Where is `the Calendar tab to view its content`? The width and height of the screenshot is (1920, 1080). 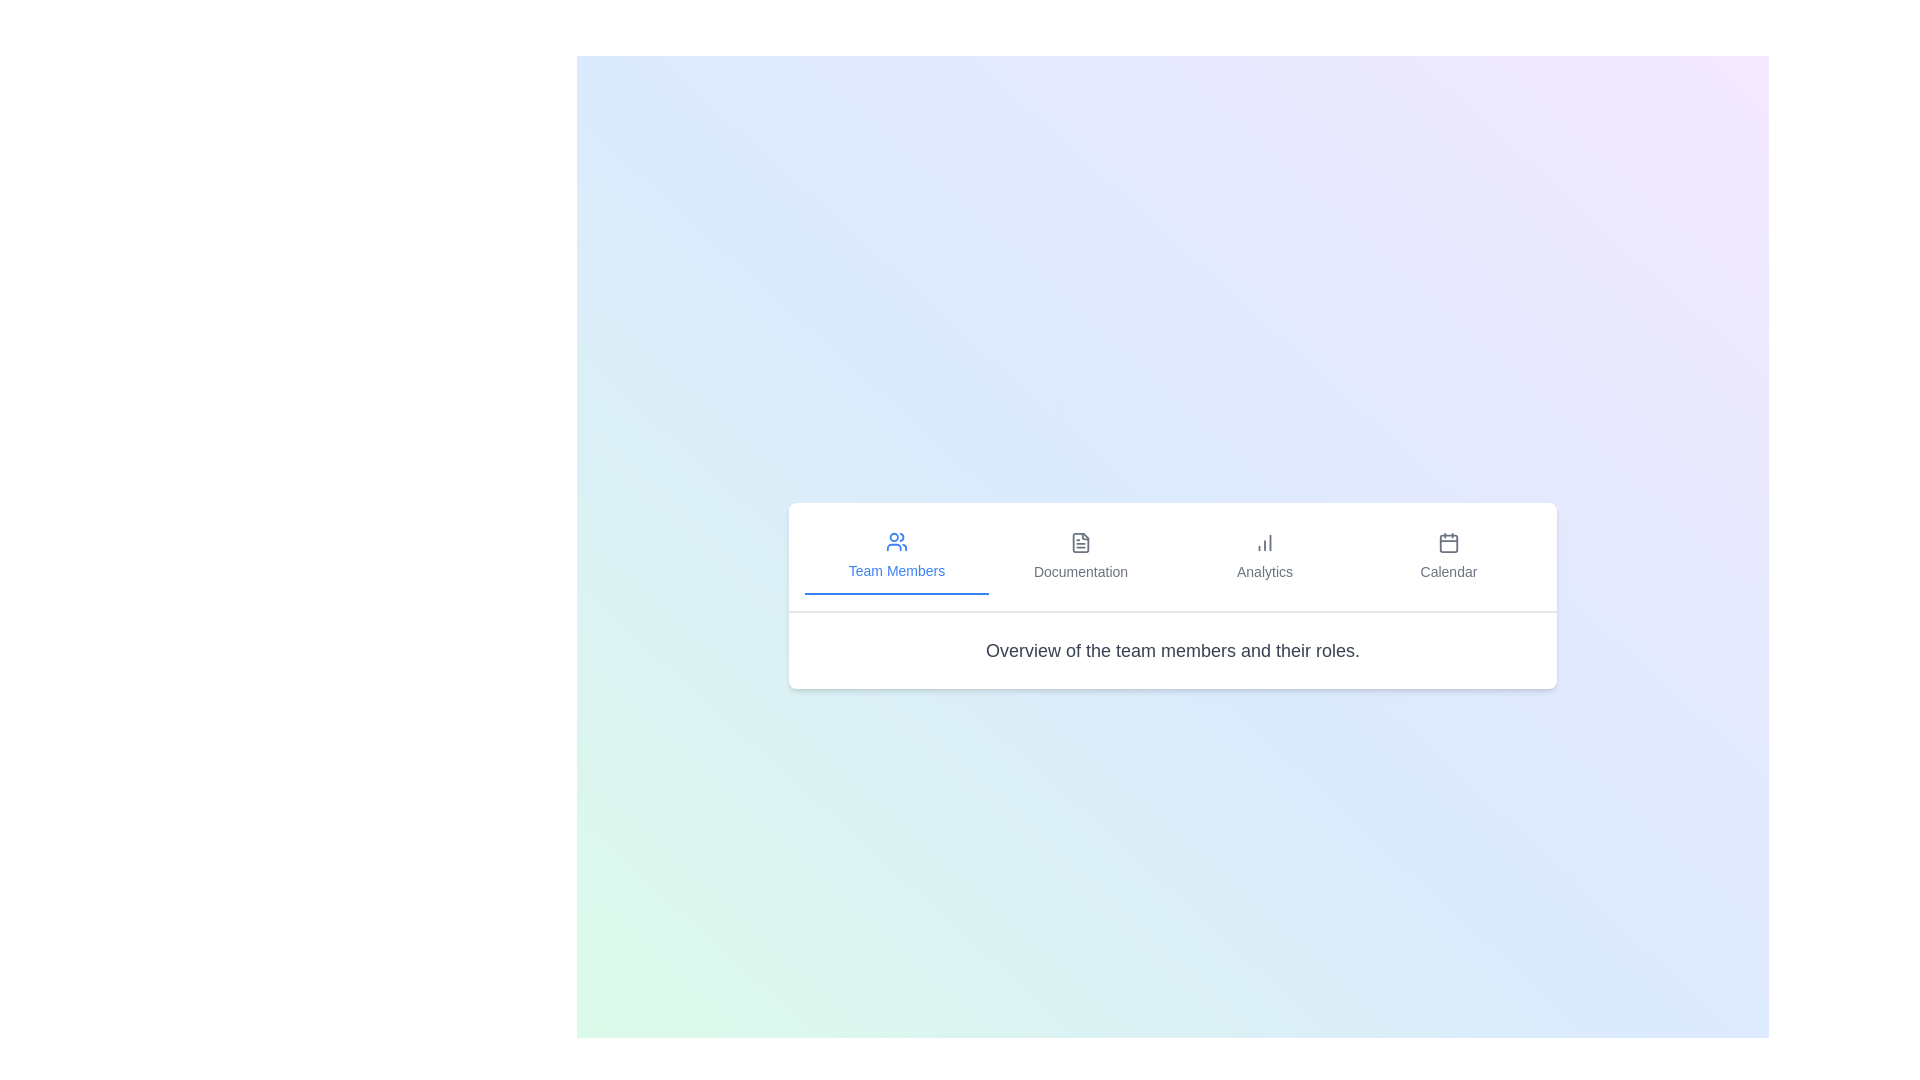
the Calendar tab to view its content is located at coordinates (1449, 556).